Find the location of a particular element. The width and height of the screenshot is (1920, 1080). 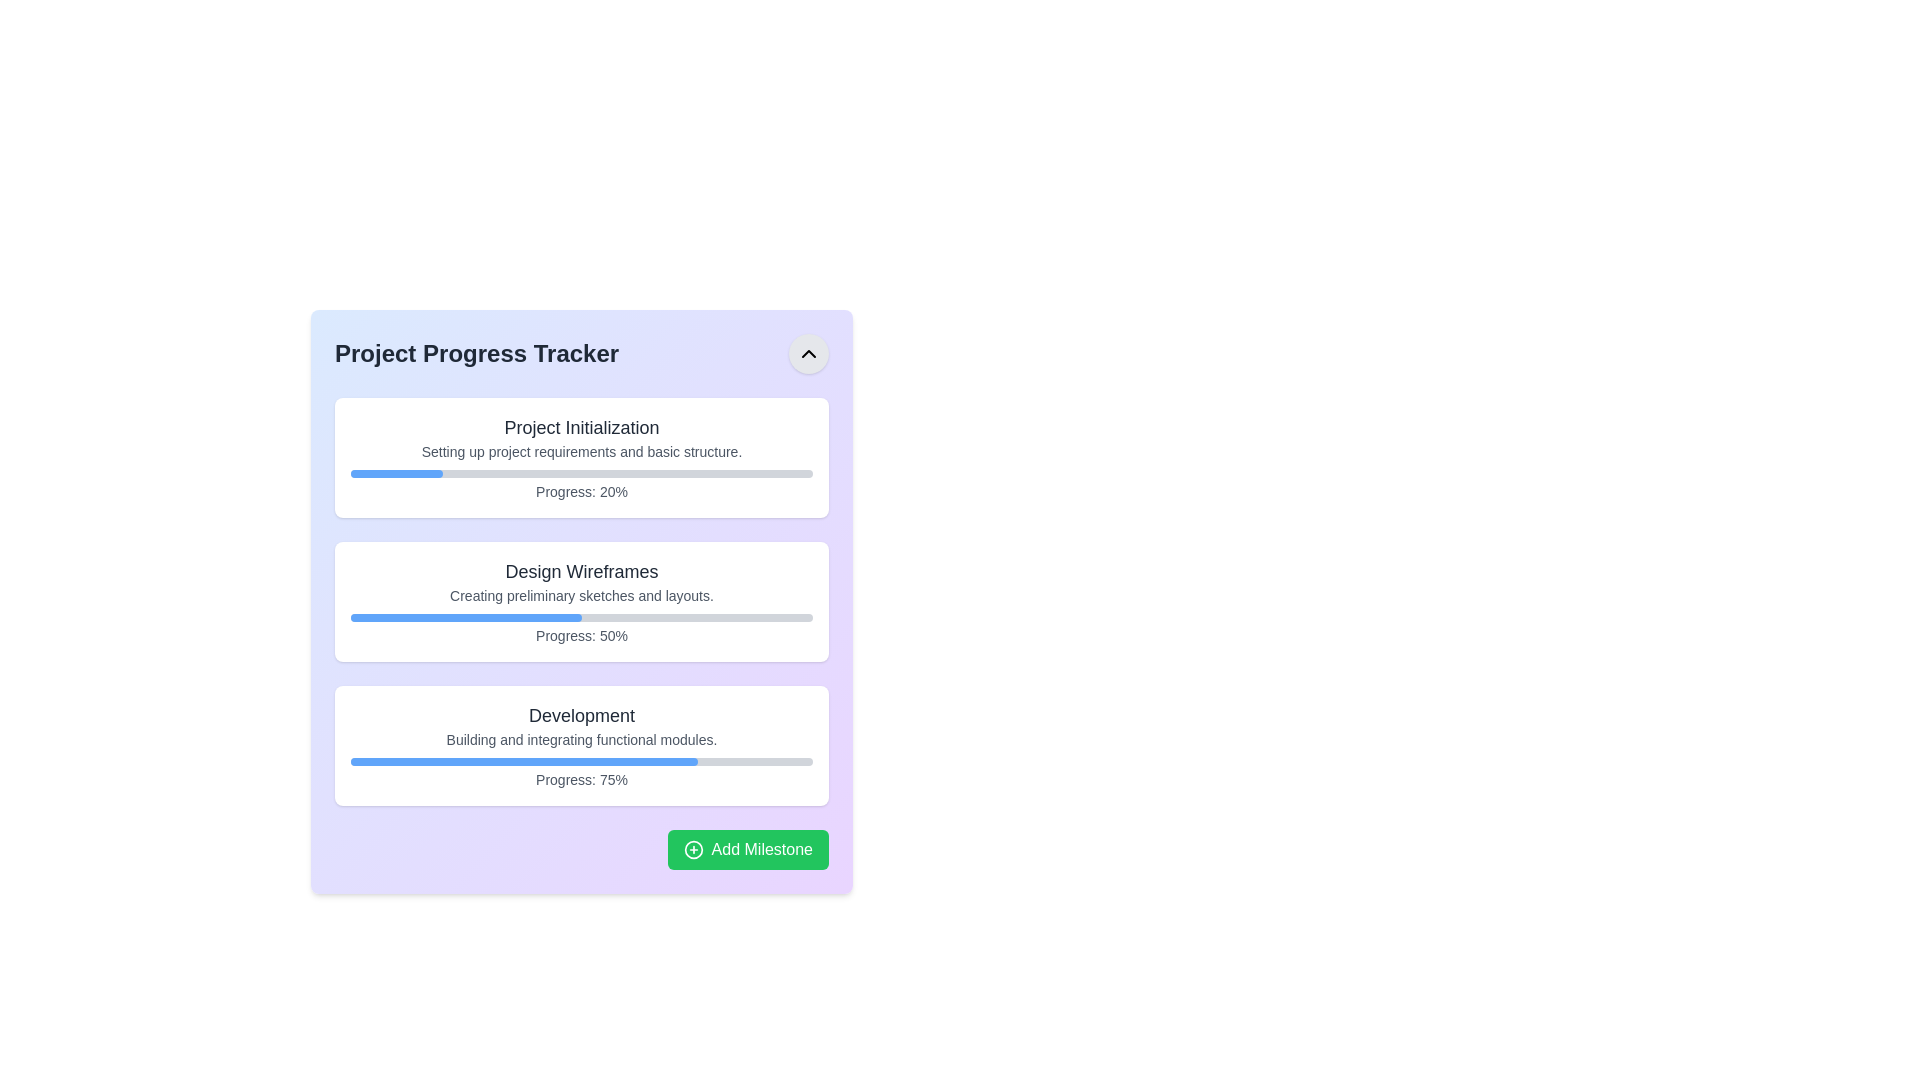

the design of the small green outlined circle icon with a white plus sign inside, located to the left of the 'Add Milestone' text on the button at the bottom-center of the interface is located at coordinates (693, 849).